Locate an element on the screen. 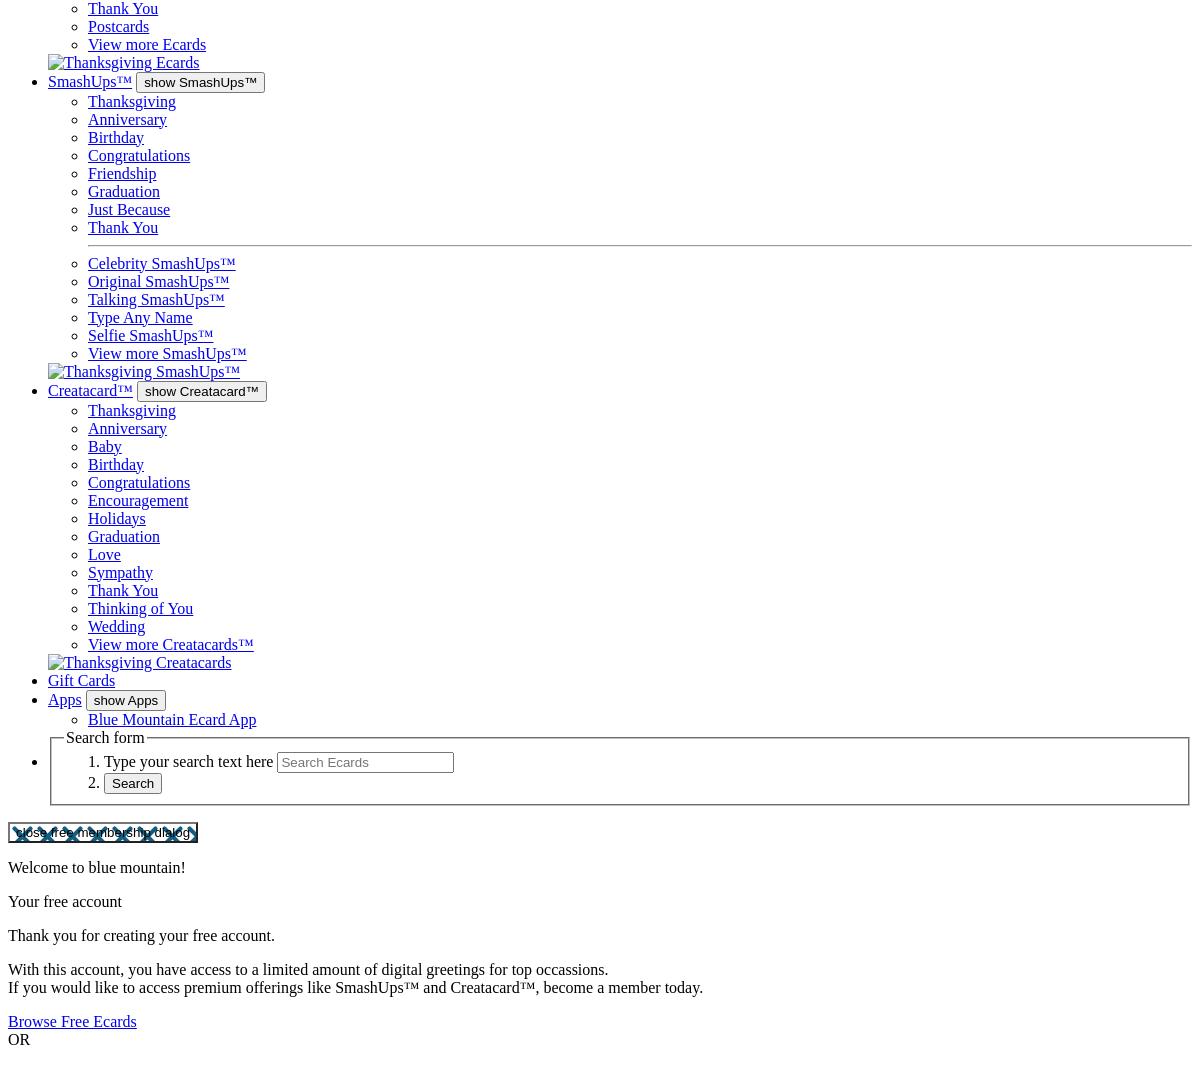  'Apps' is located at coordinates (64, 697).